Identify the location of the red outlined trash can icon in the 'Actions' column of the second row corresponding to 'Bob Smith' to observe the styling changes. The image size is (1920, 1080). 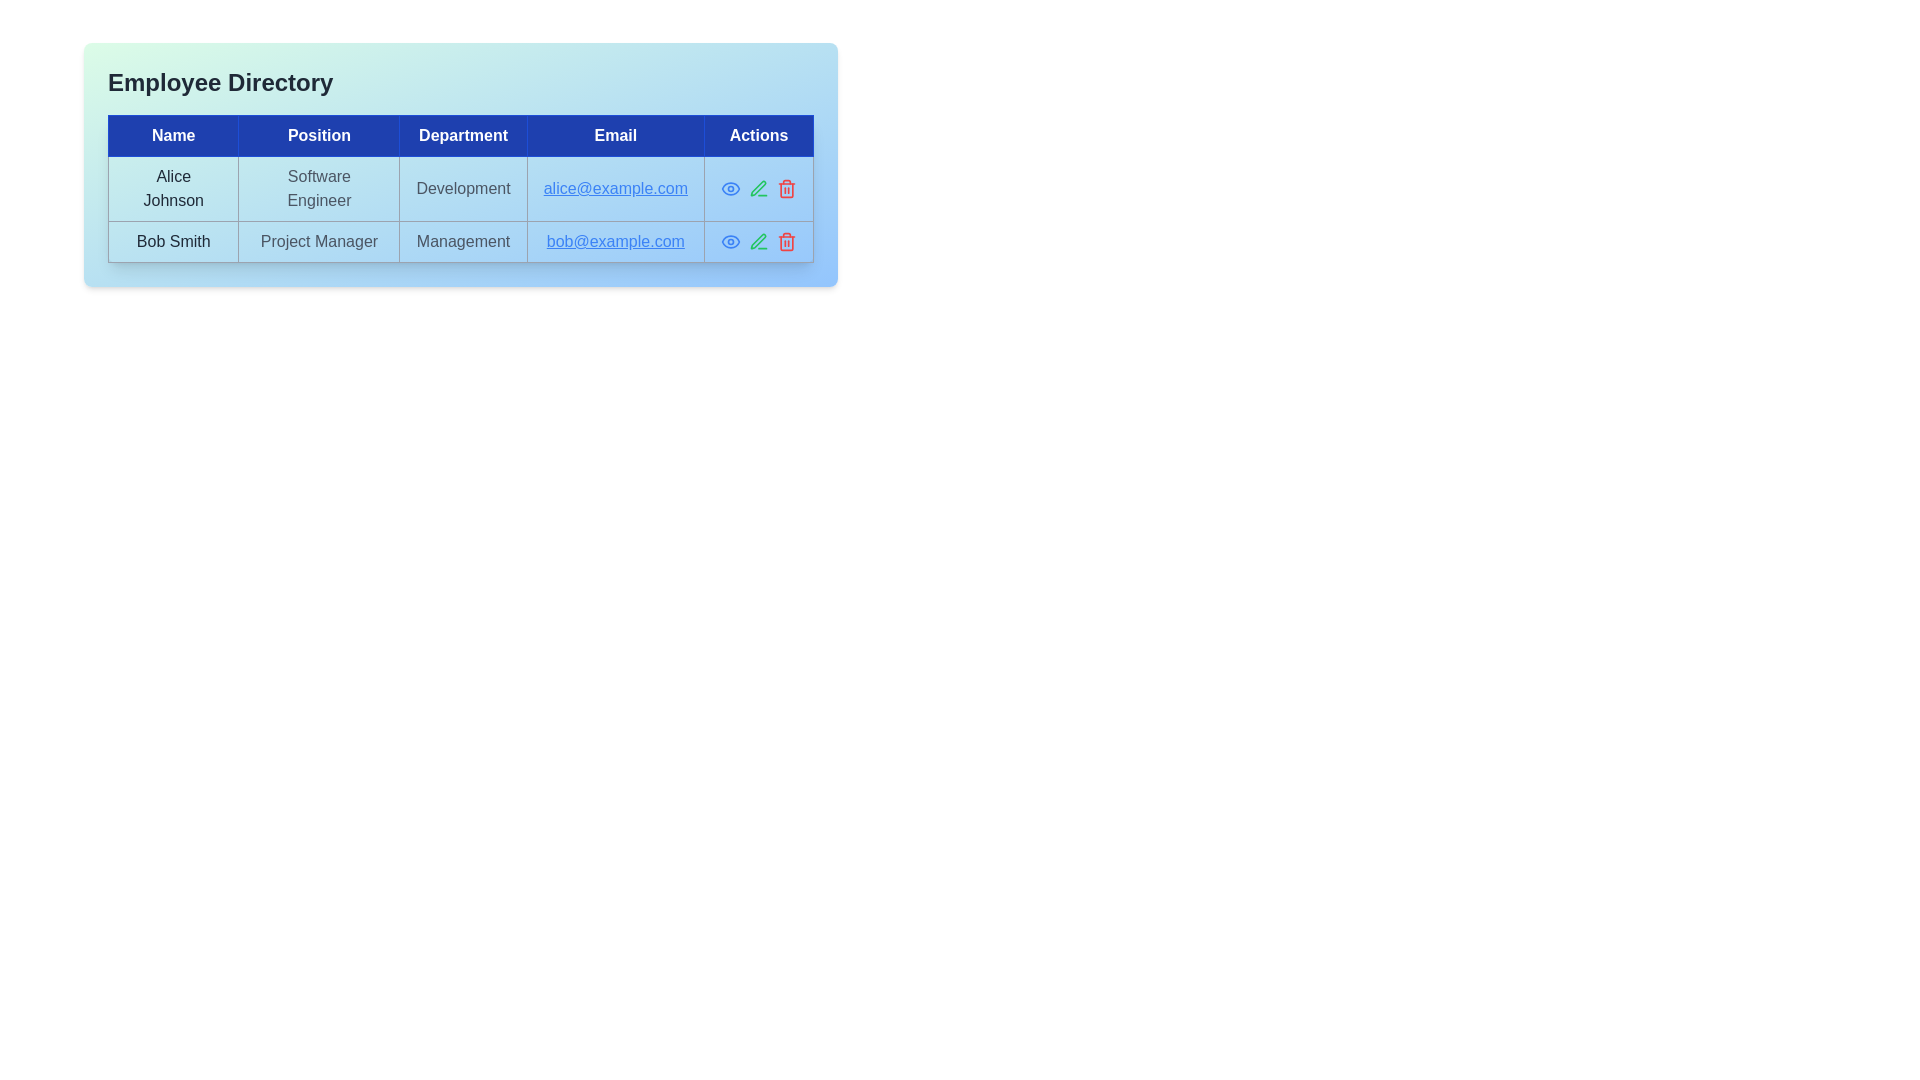
(786, 241).